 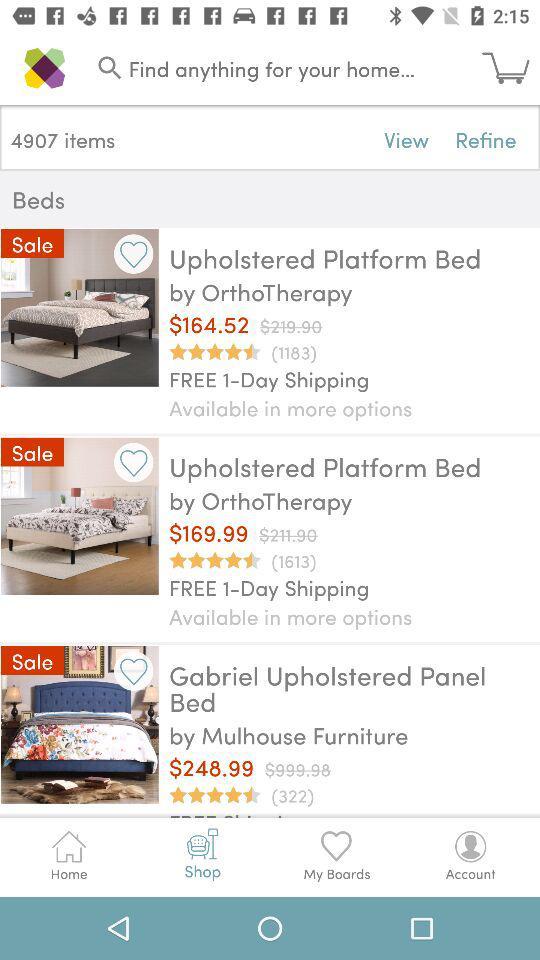 I want to click on mark as favorite, so click(x=133, y=462).